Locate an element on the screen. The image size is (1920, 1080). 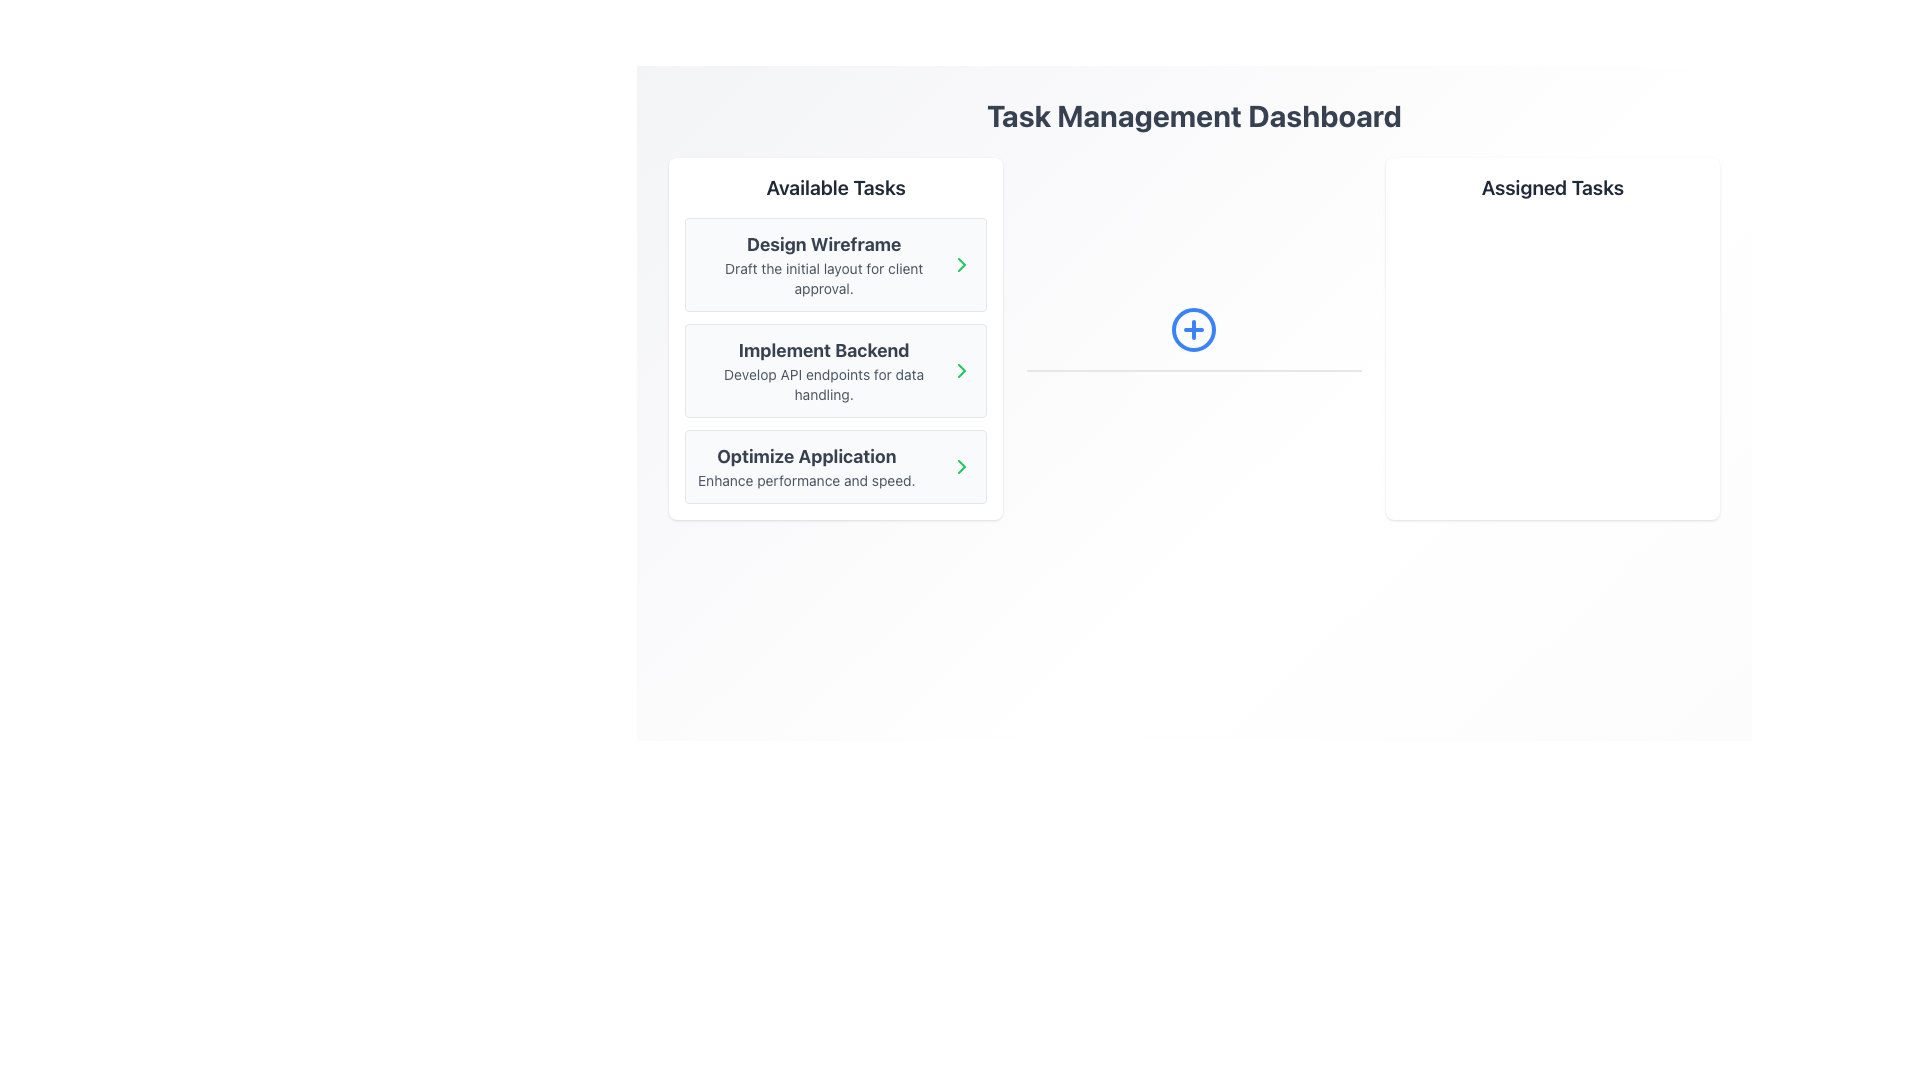
the top-most text element that introduces the content of the interface, providing context to the application is located at coordinates (1194, 115).